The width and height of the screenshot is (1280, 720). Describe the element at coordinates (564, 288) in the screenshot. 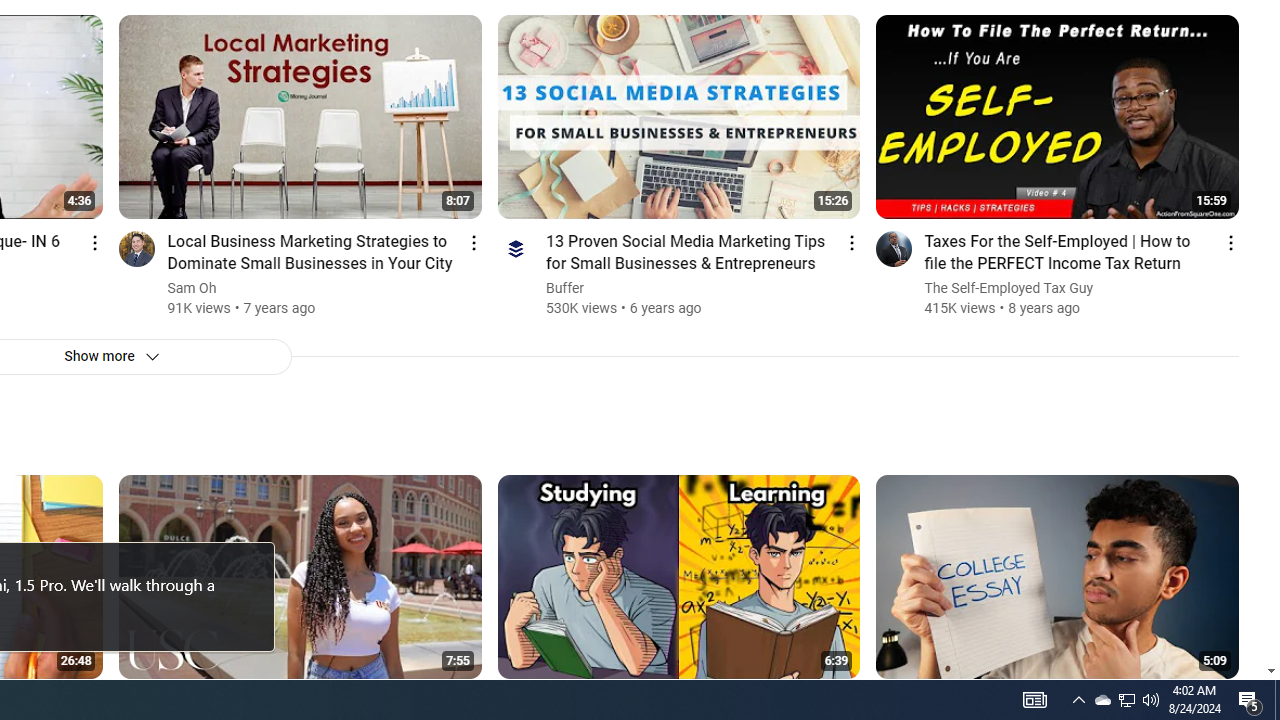

I see `'Buffer'` at that location.